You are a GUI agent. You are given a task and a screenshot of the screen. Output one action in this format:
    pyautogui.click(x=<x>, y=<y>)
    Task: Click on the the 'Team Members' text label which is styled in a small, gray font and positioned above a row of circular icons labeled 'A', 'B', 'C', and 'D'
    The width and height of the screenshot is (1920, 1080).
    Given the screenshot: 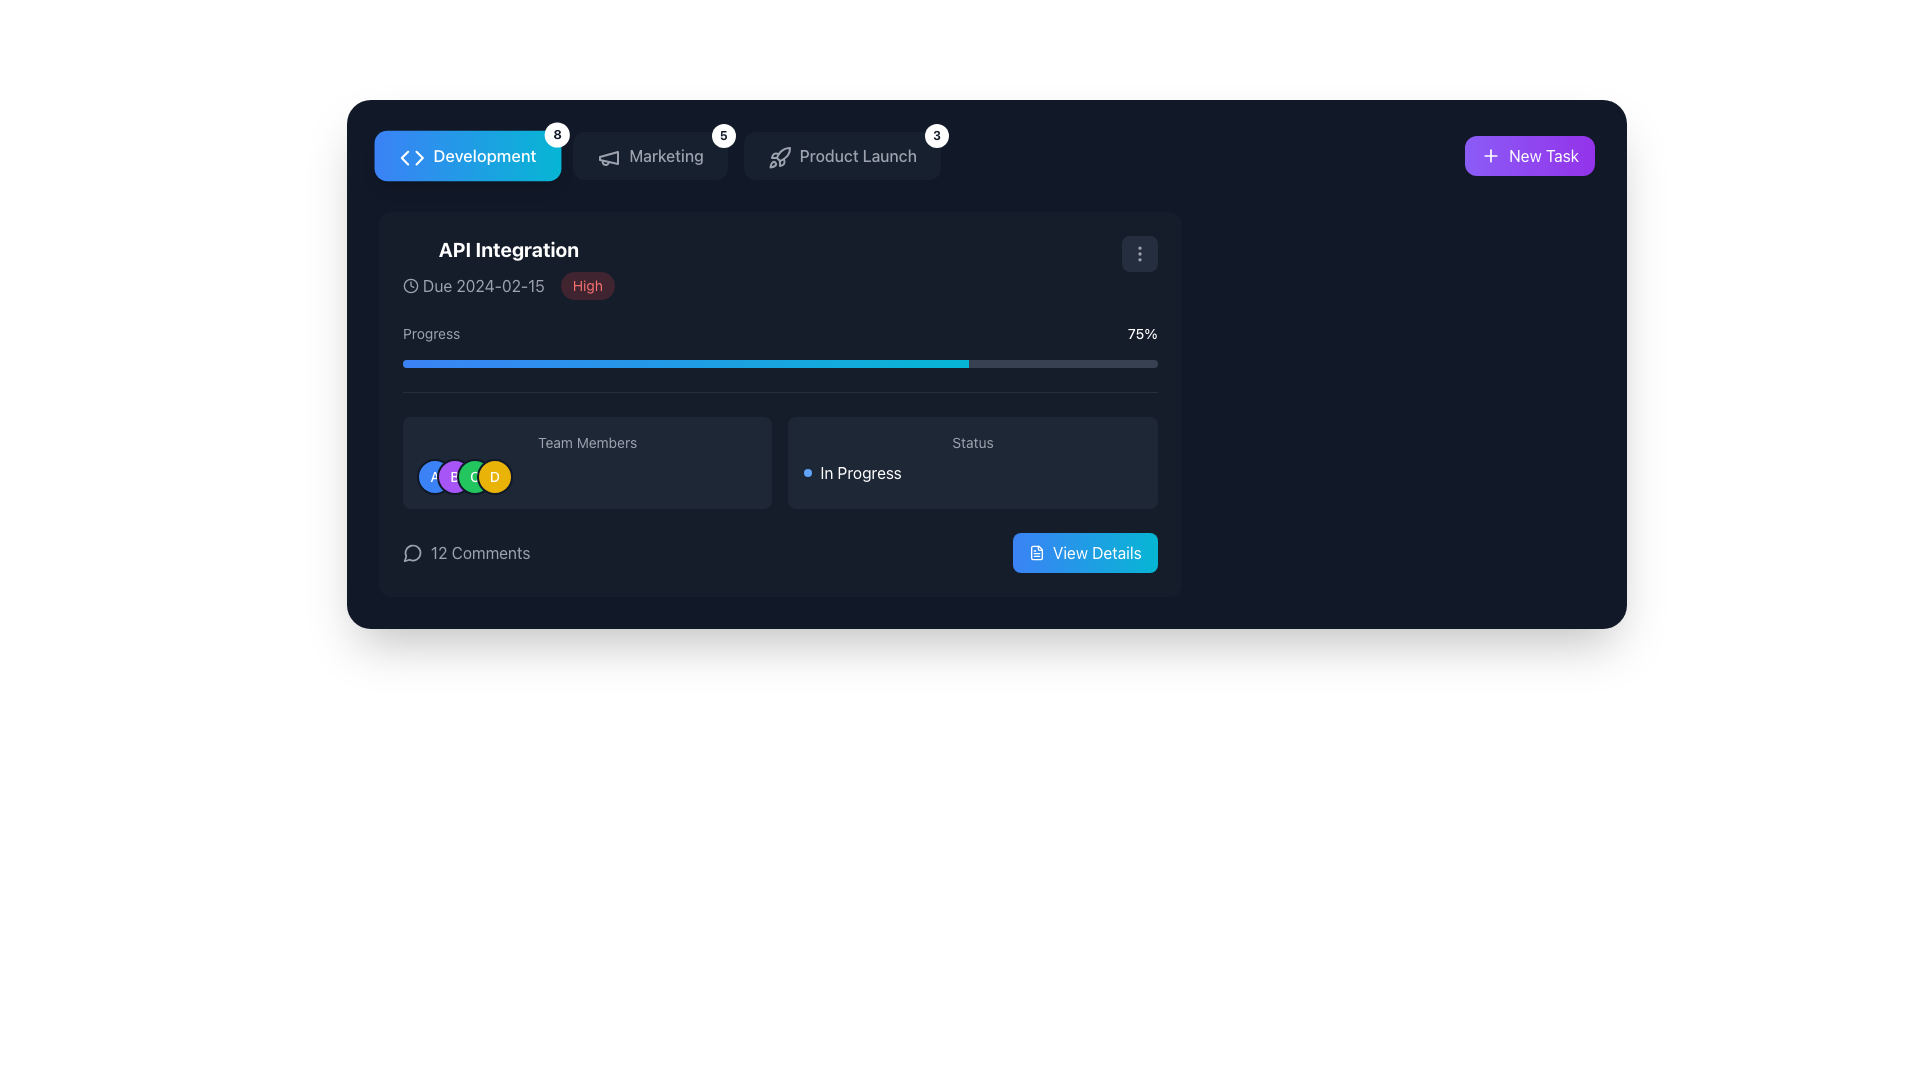 What is the action you would take?
    pyautogui.click(x=586, y=442)
    